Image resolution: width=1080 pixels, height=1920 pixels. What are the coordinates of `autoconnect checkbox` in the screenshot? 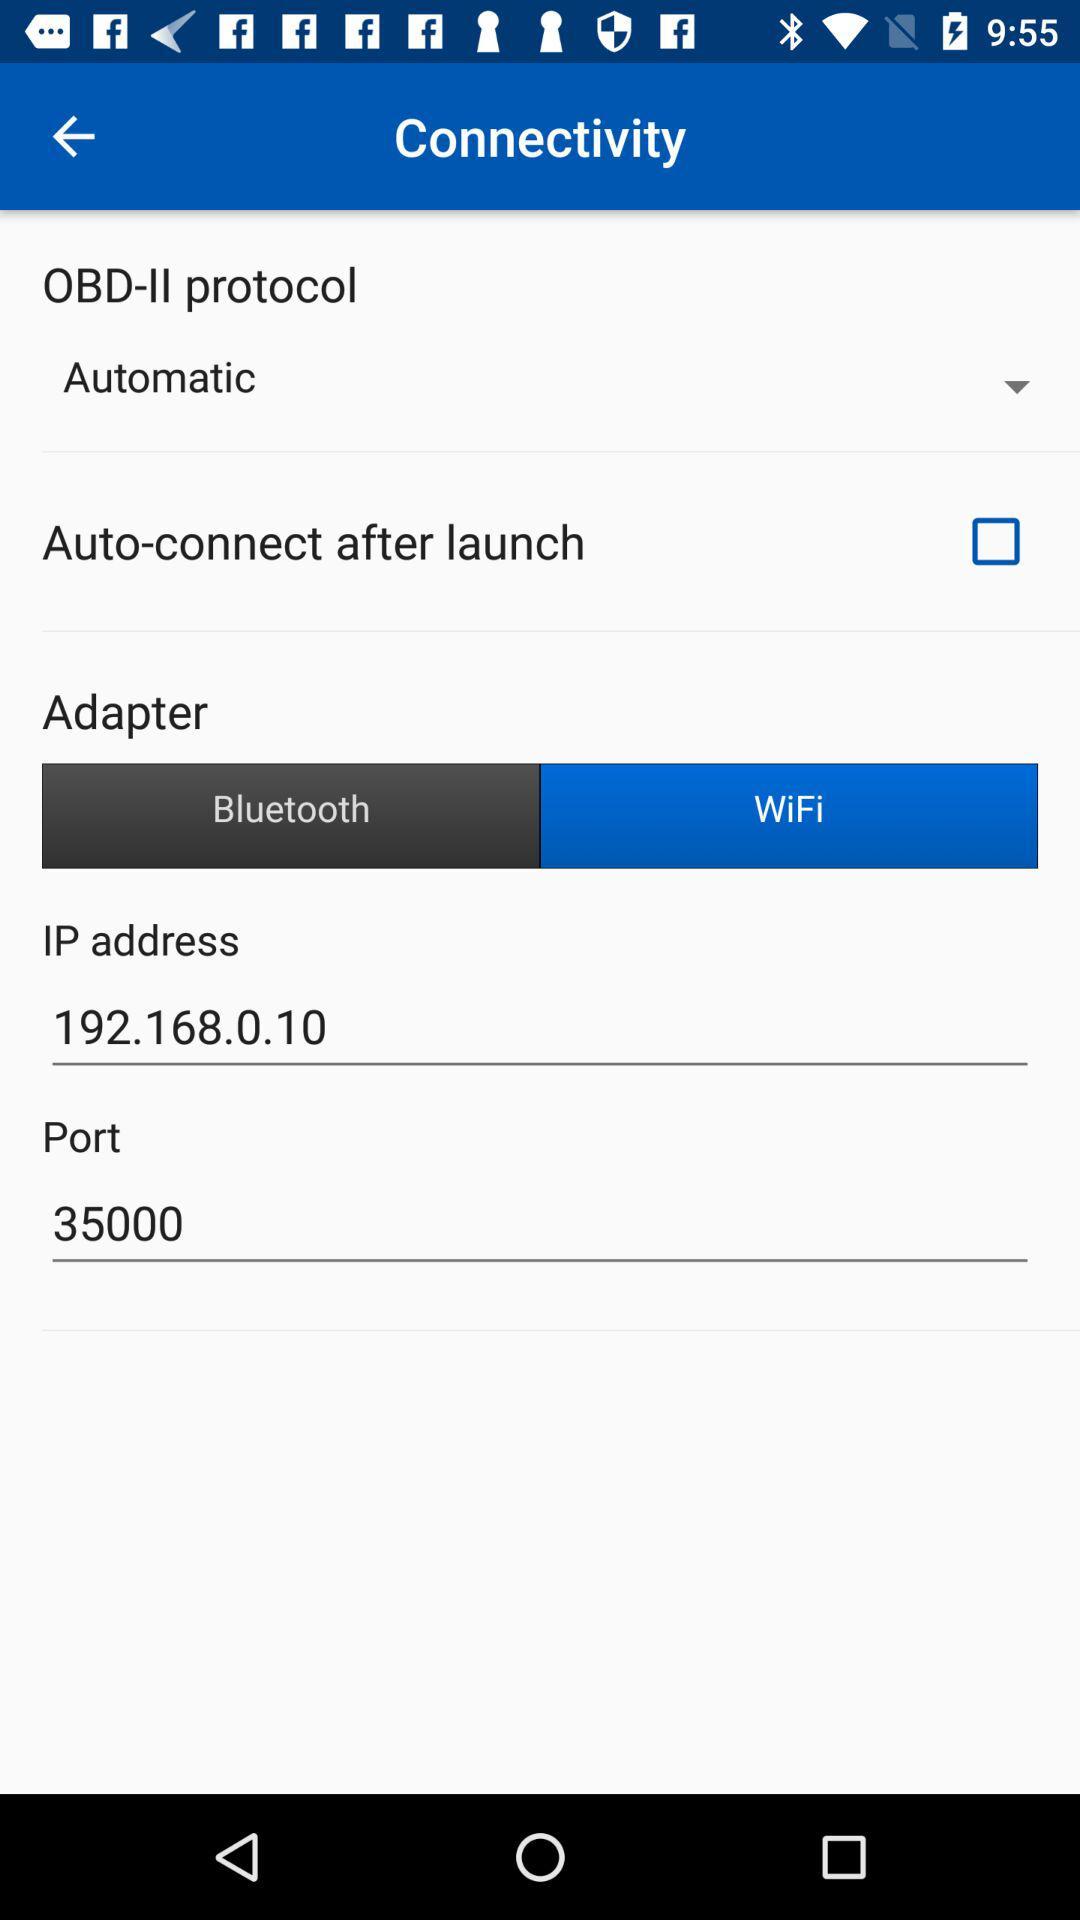 It's located at (995, 541).